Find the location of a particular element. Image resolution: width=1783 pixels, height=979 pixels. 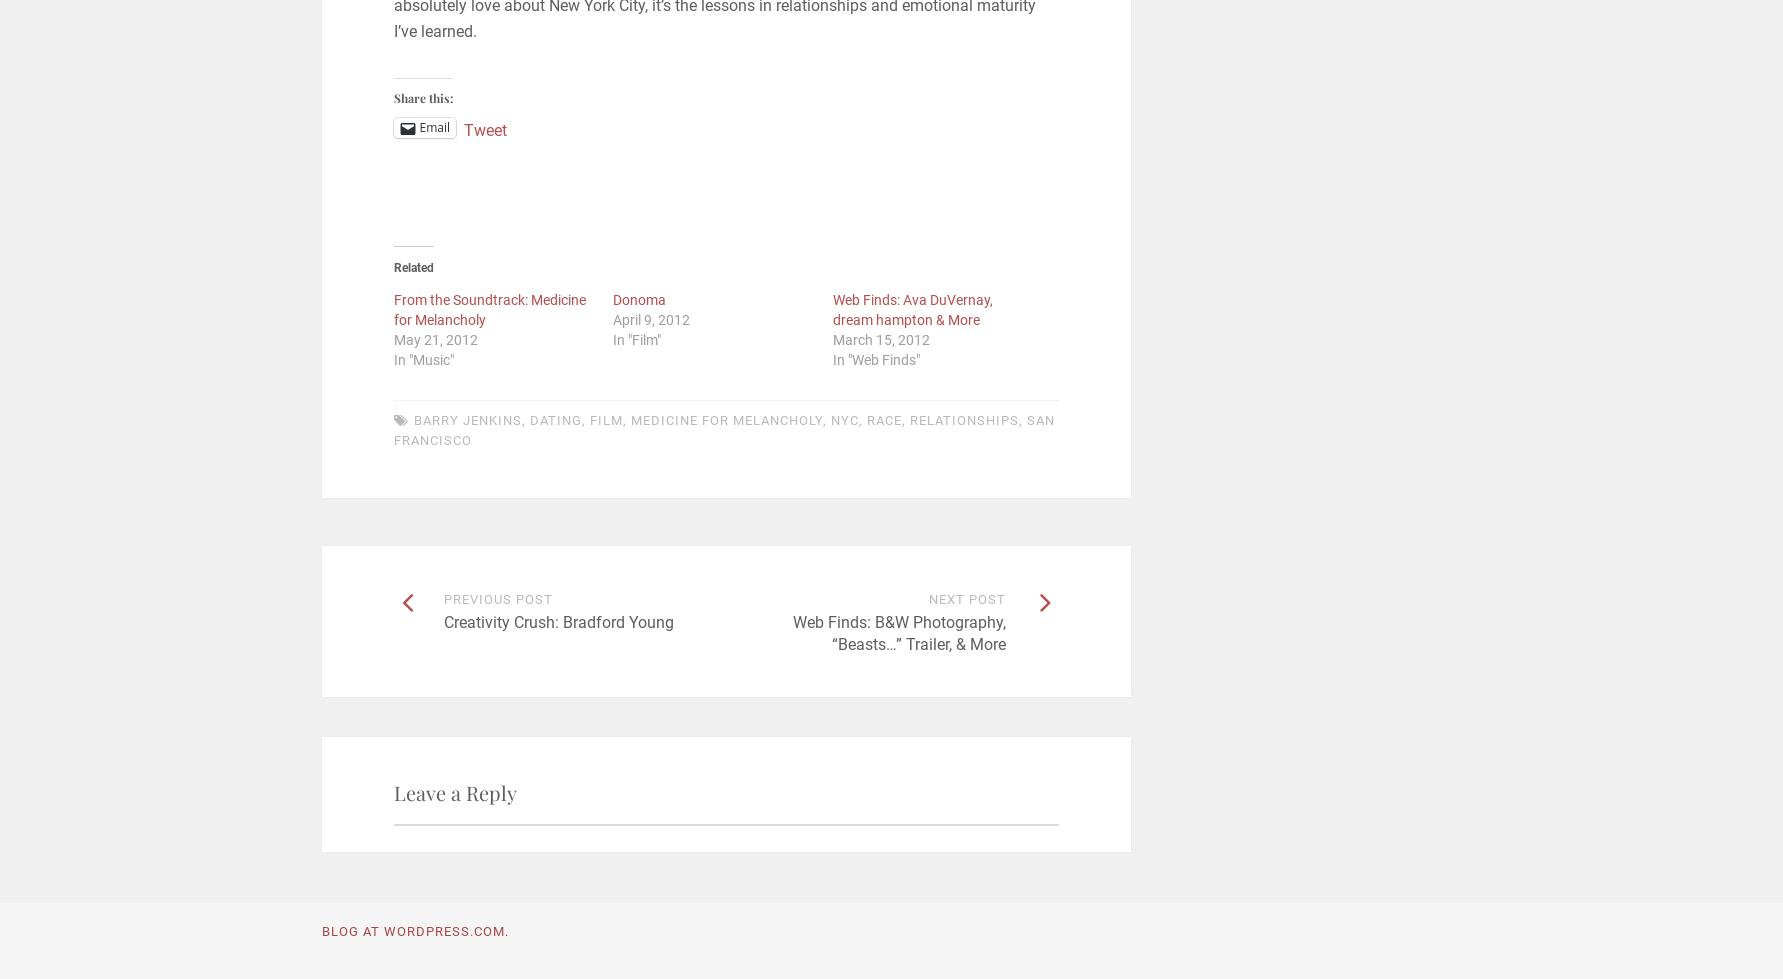

'Blog at WordPress.com.' is located at coordinates (414, 930).